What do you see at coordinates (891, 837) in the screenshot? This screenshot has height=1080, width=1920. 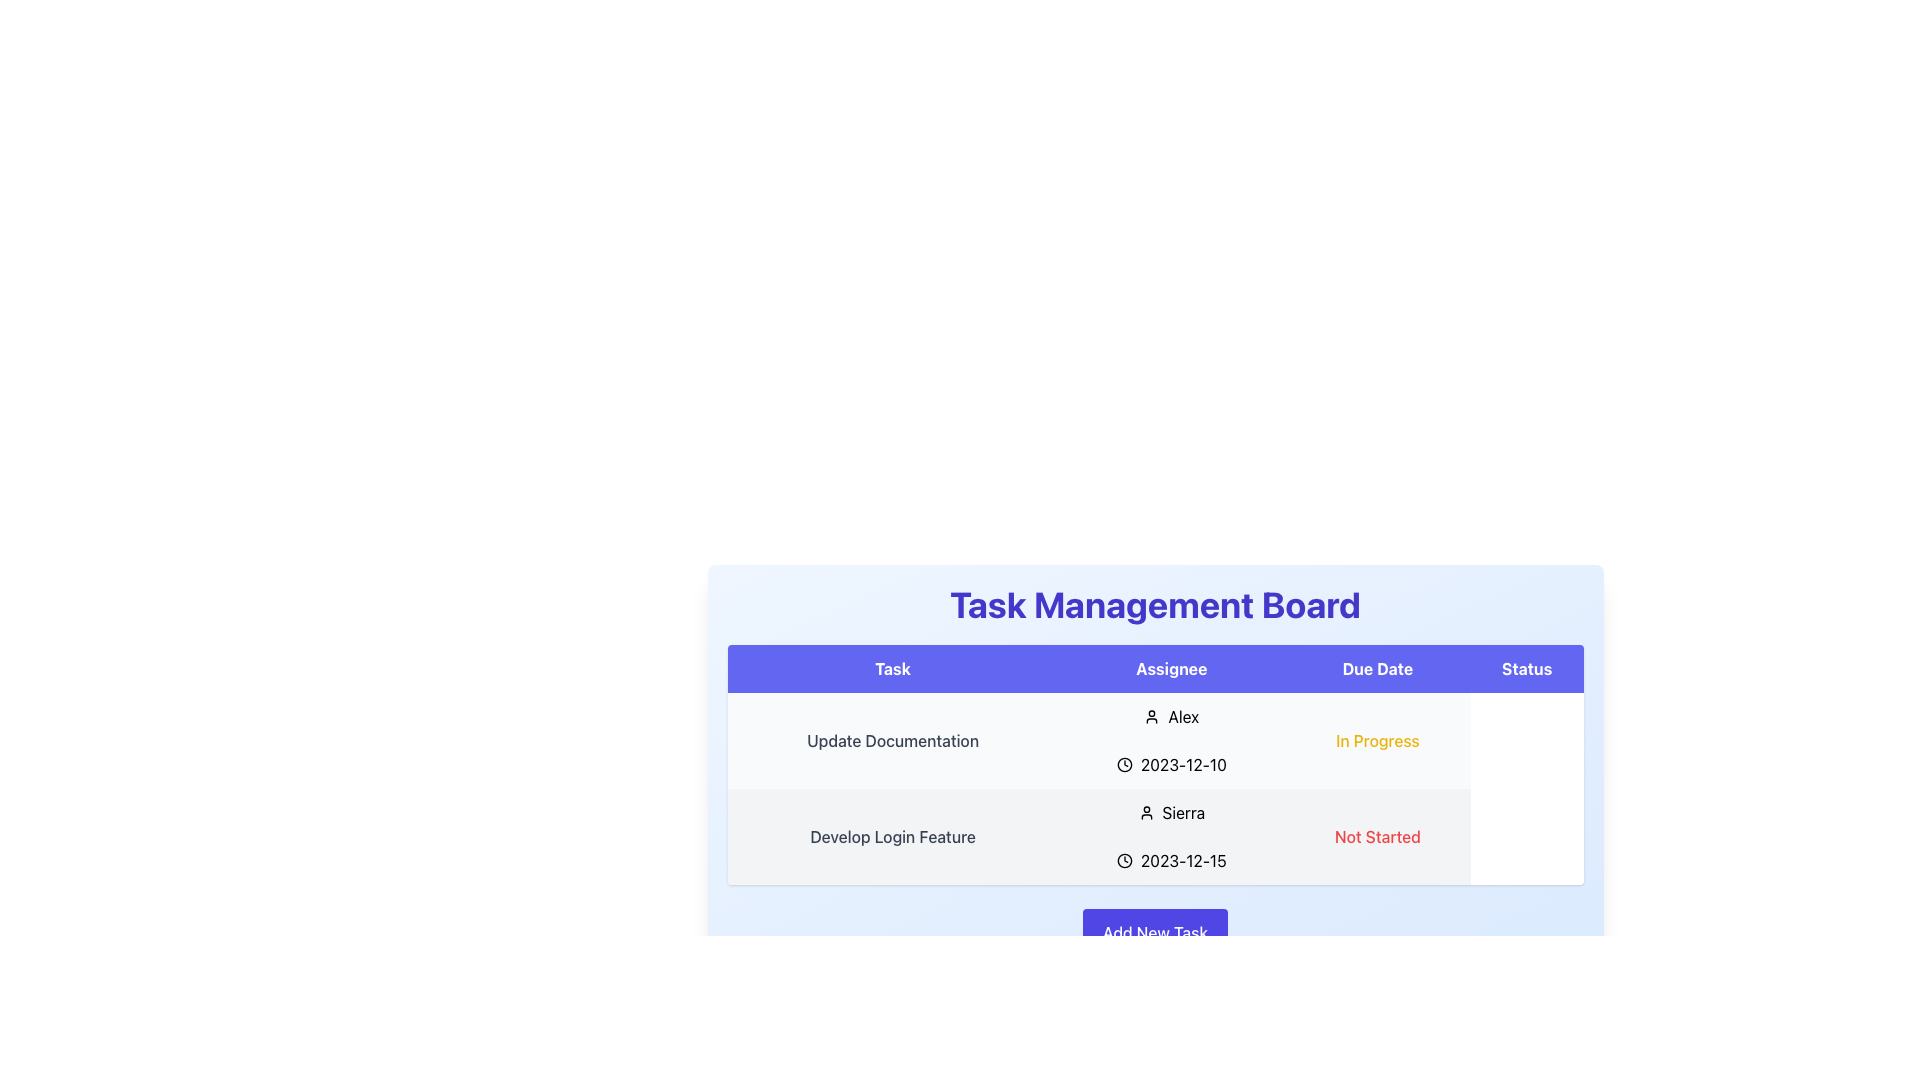 I see `the Static Text Label that serves as the title or description of a task entry in the Task Management Board, located in the first column under 'Task'` at bounding box center [891, 837].